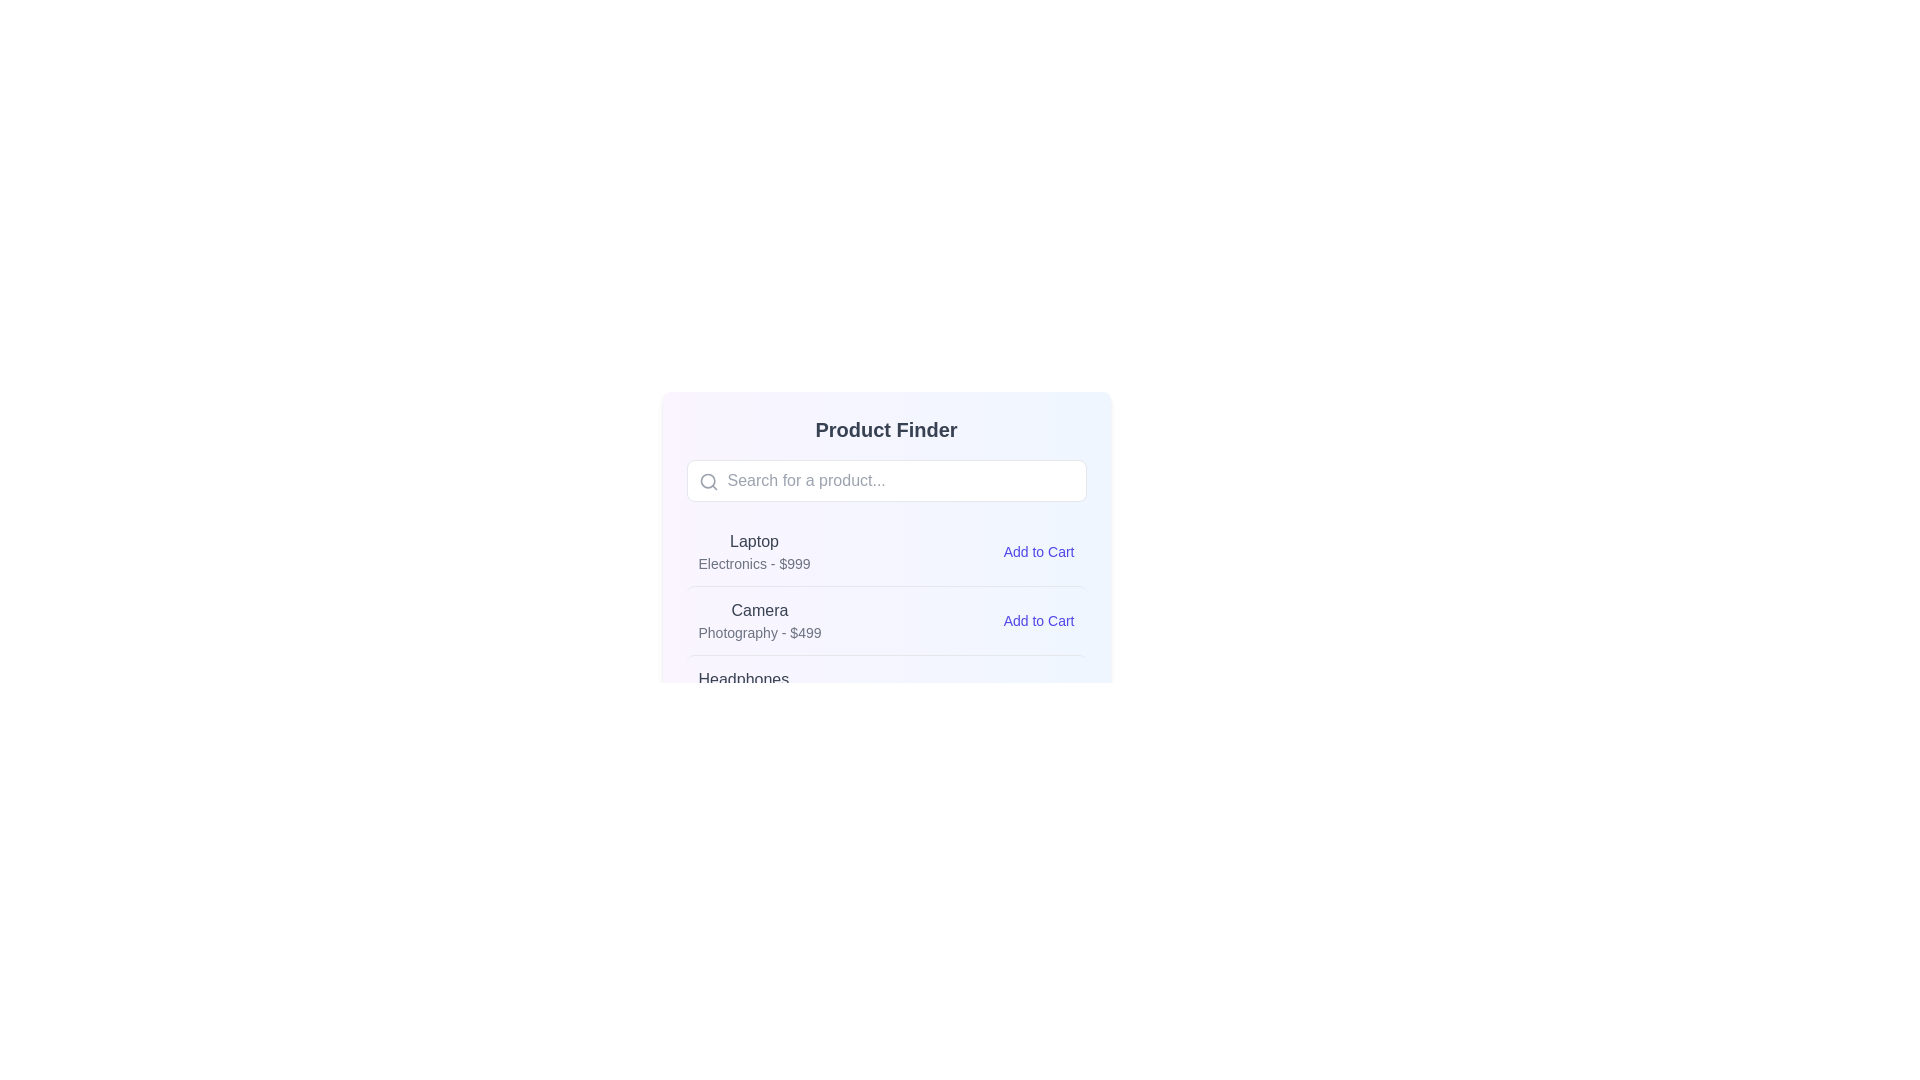 This screenshot has height=1080, width=1920. Describe the element at coordinates (758, 620) in the screenshot. I see `the product information text display that shows details for the product located between 'Laptop' and 'Headphones' in the product list` at that location.